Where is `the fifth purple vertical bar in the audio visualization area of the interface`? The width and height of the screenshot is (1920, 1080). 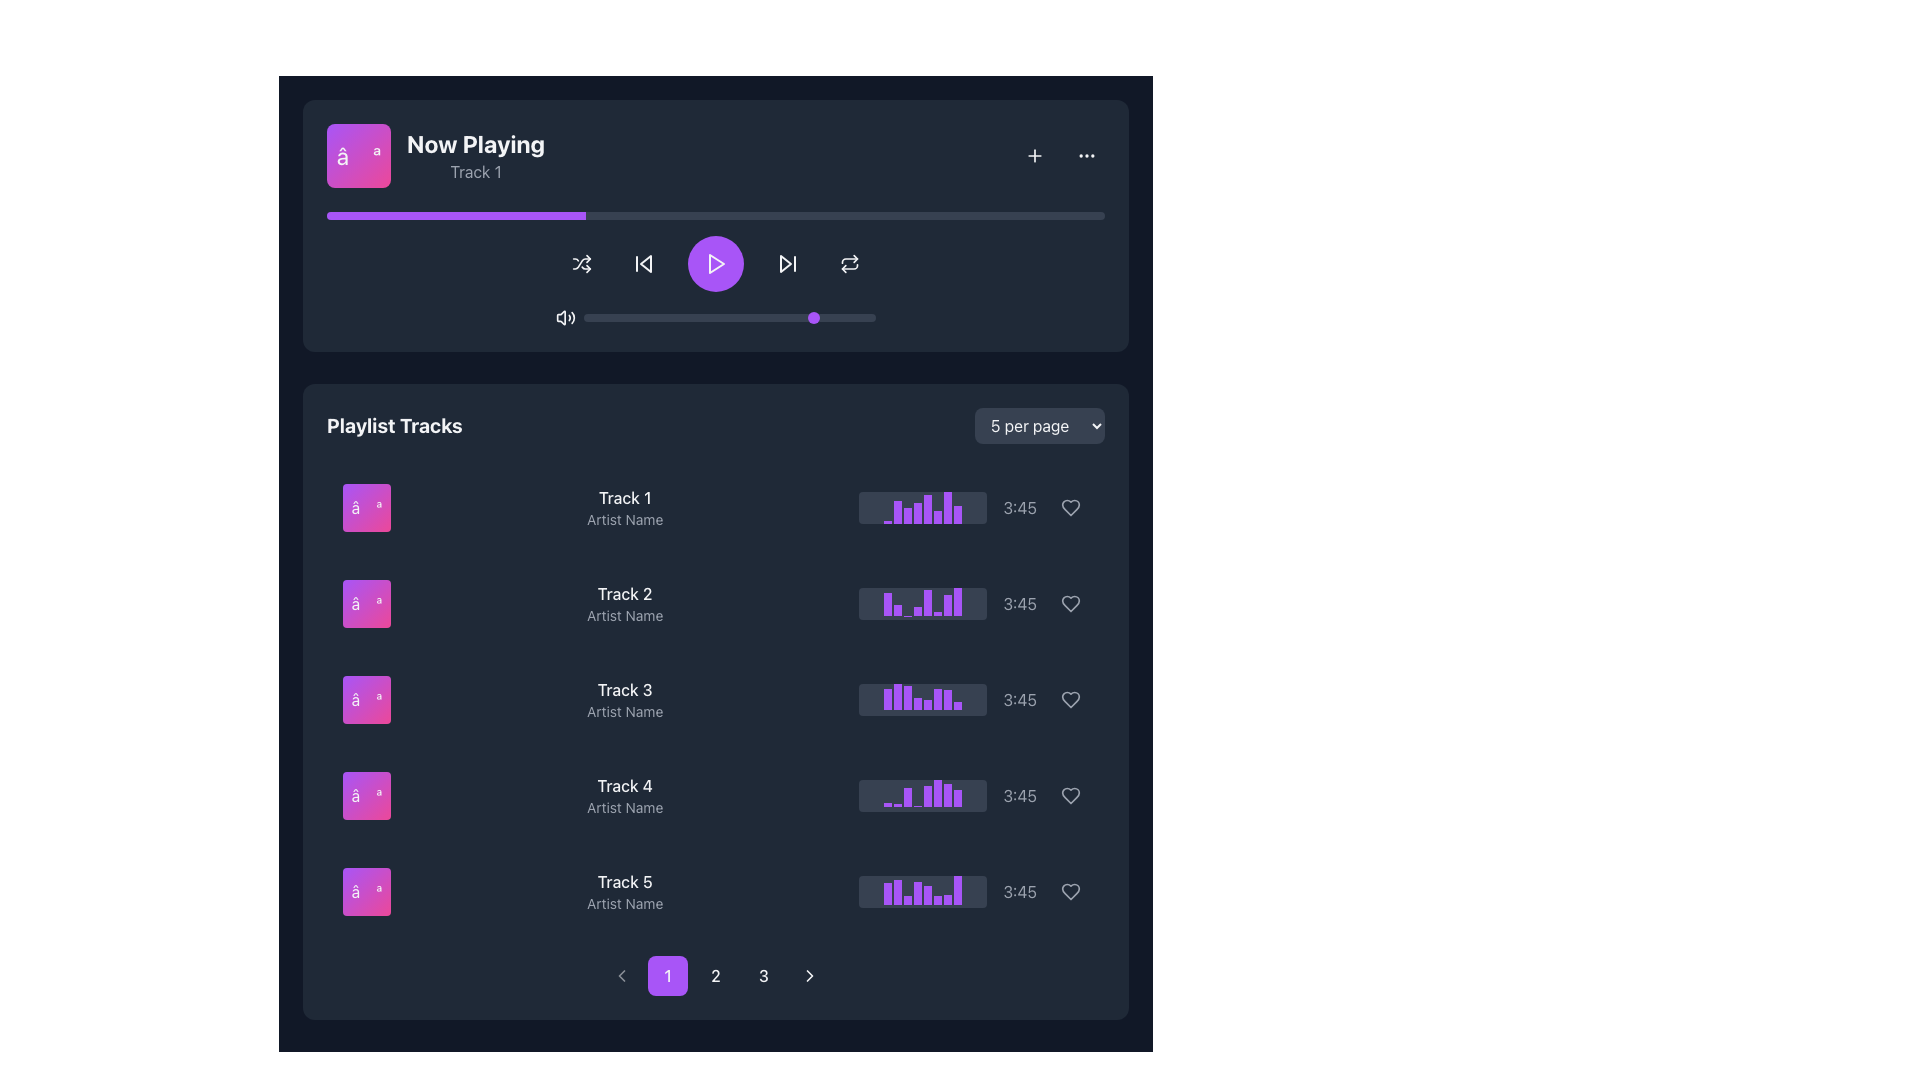 the fifth purple vertical bar in the audio visualization area of the interface is located at coordinates (927, 894).